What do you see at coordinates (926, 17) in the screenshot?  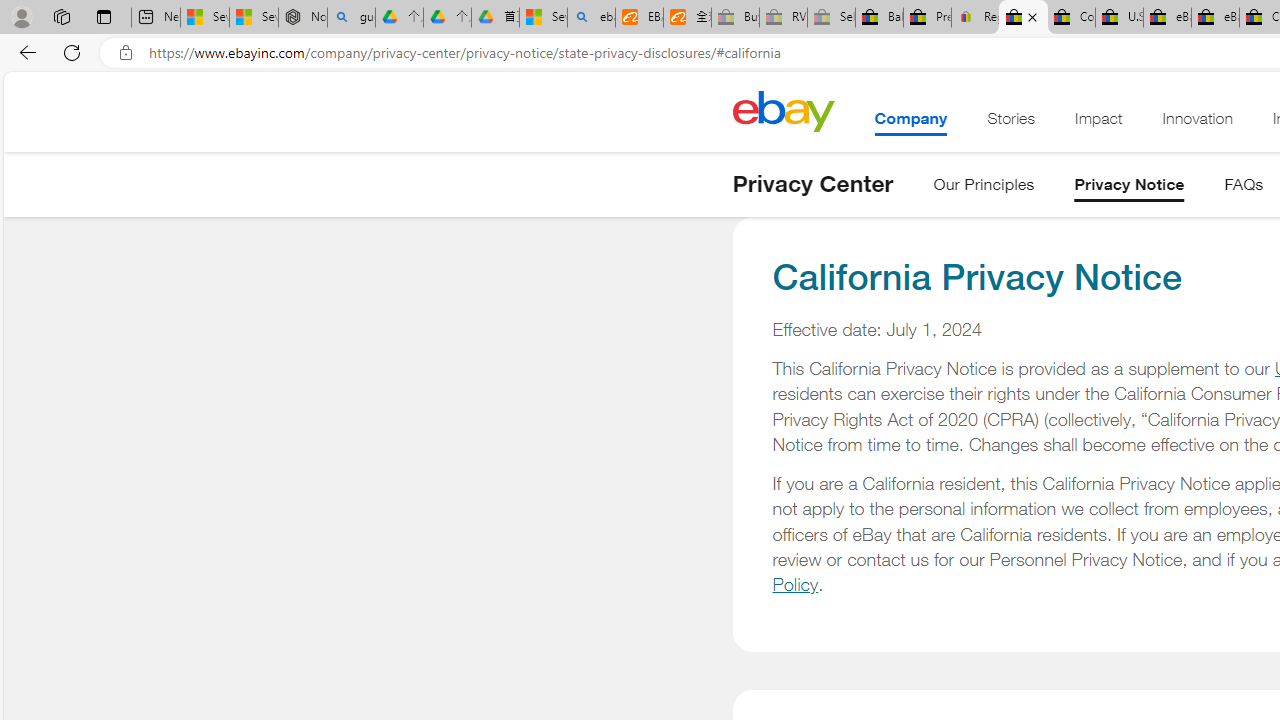 I see `'Press Room - eBay Inc.'` at bounding box center [926, 17].